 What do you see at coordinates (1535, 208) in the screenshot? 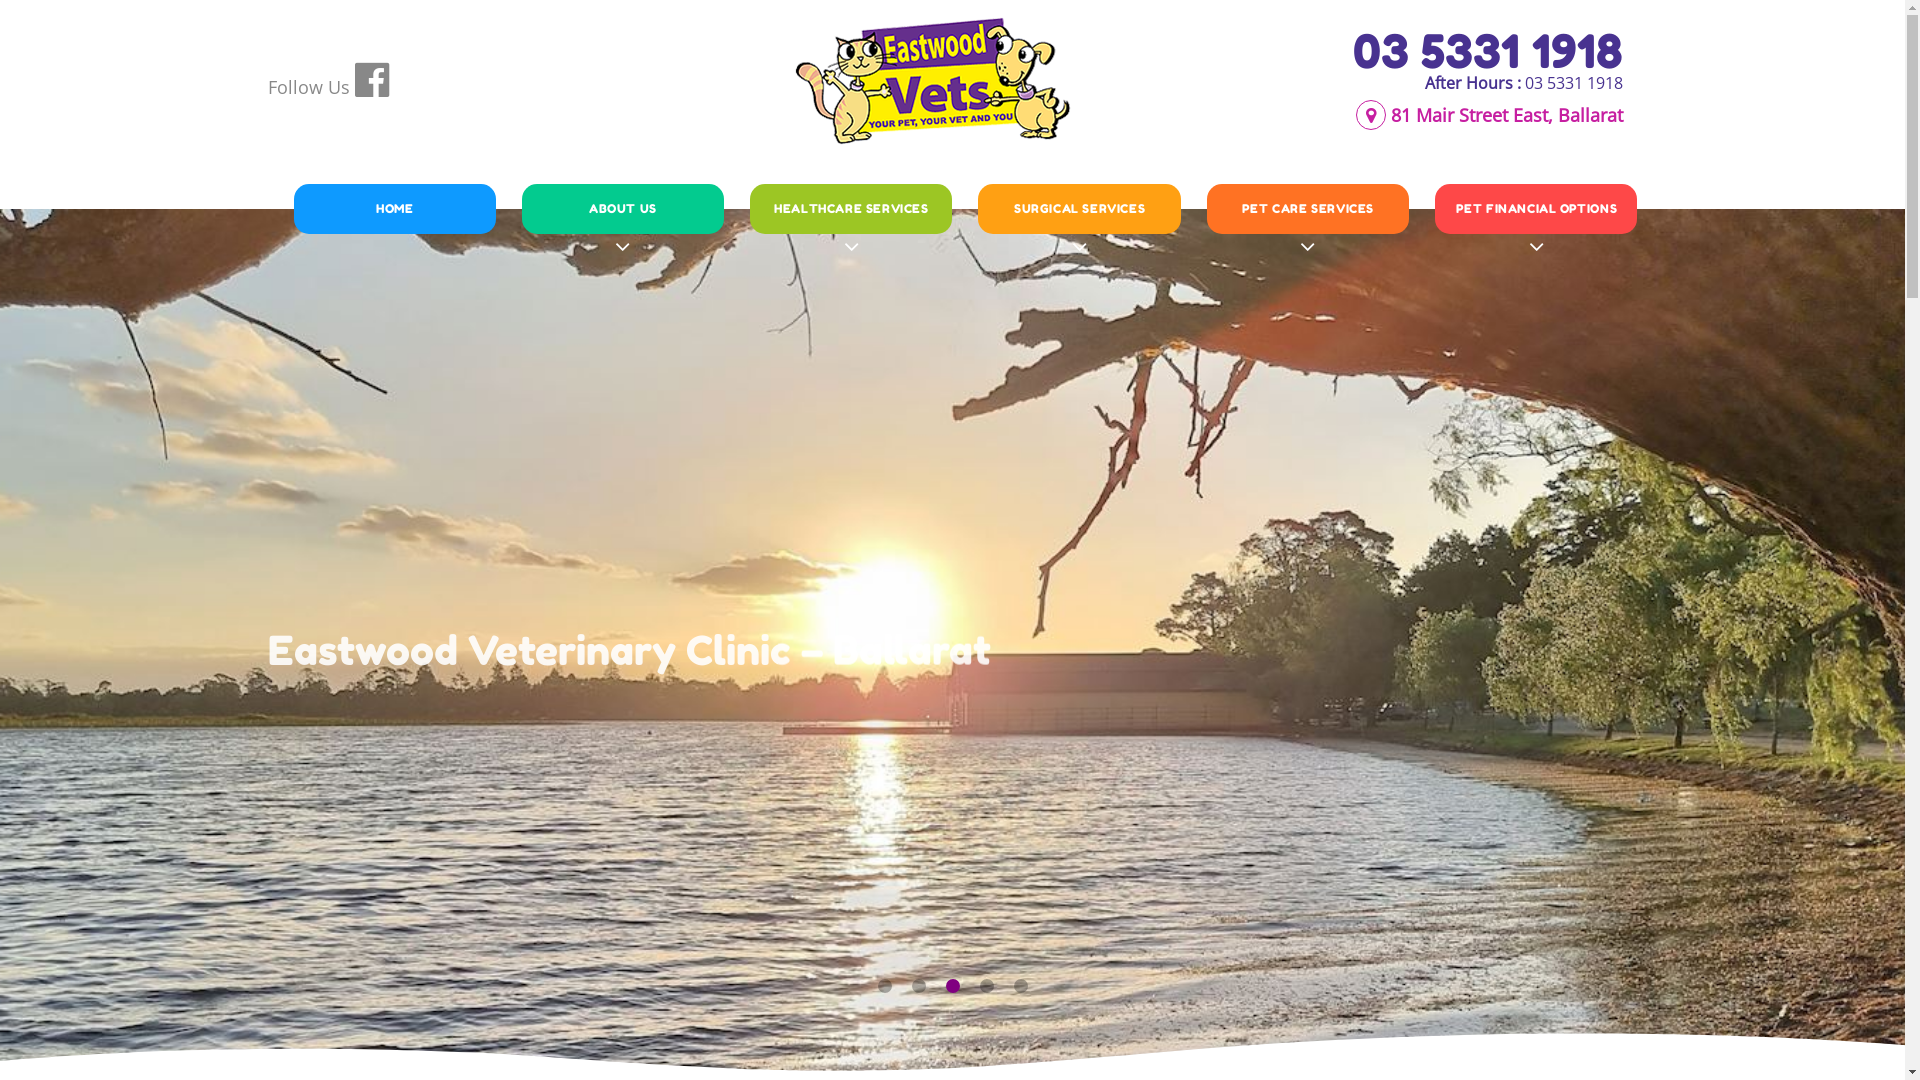
I see `'PET FINANCIAL OPTIONS'` at bounding box center [1535, 208].